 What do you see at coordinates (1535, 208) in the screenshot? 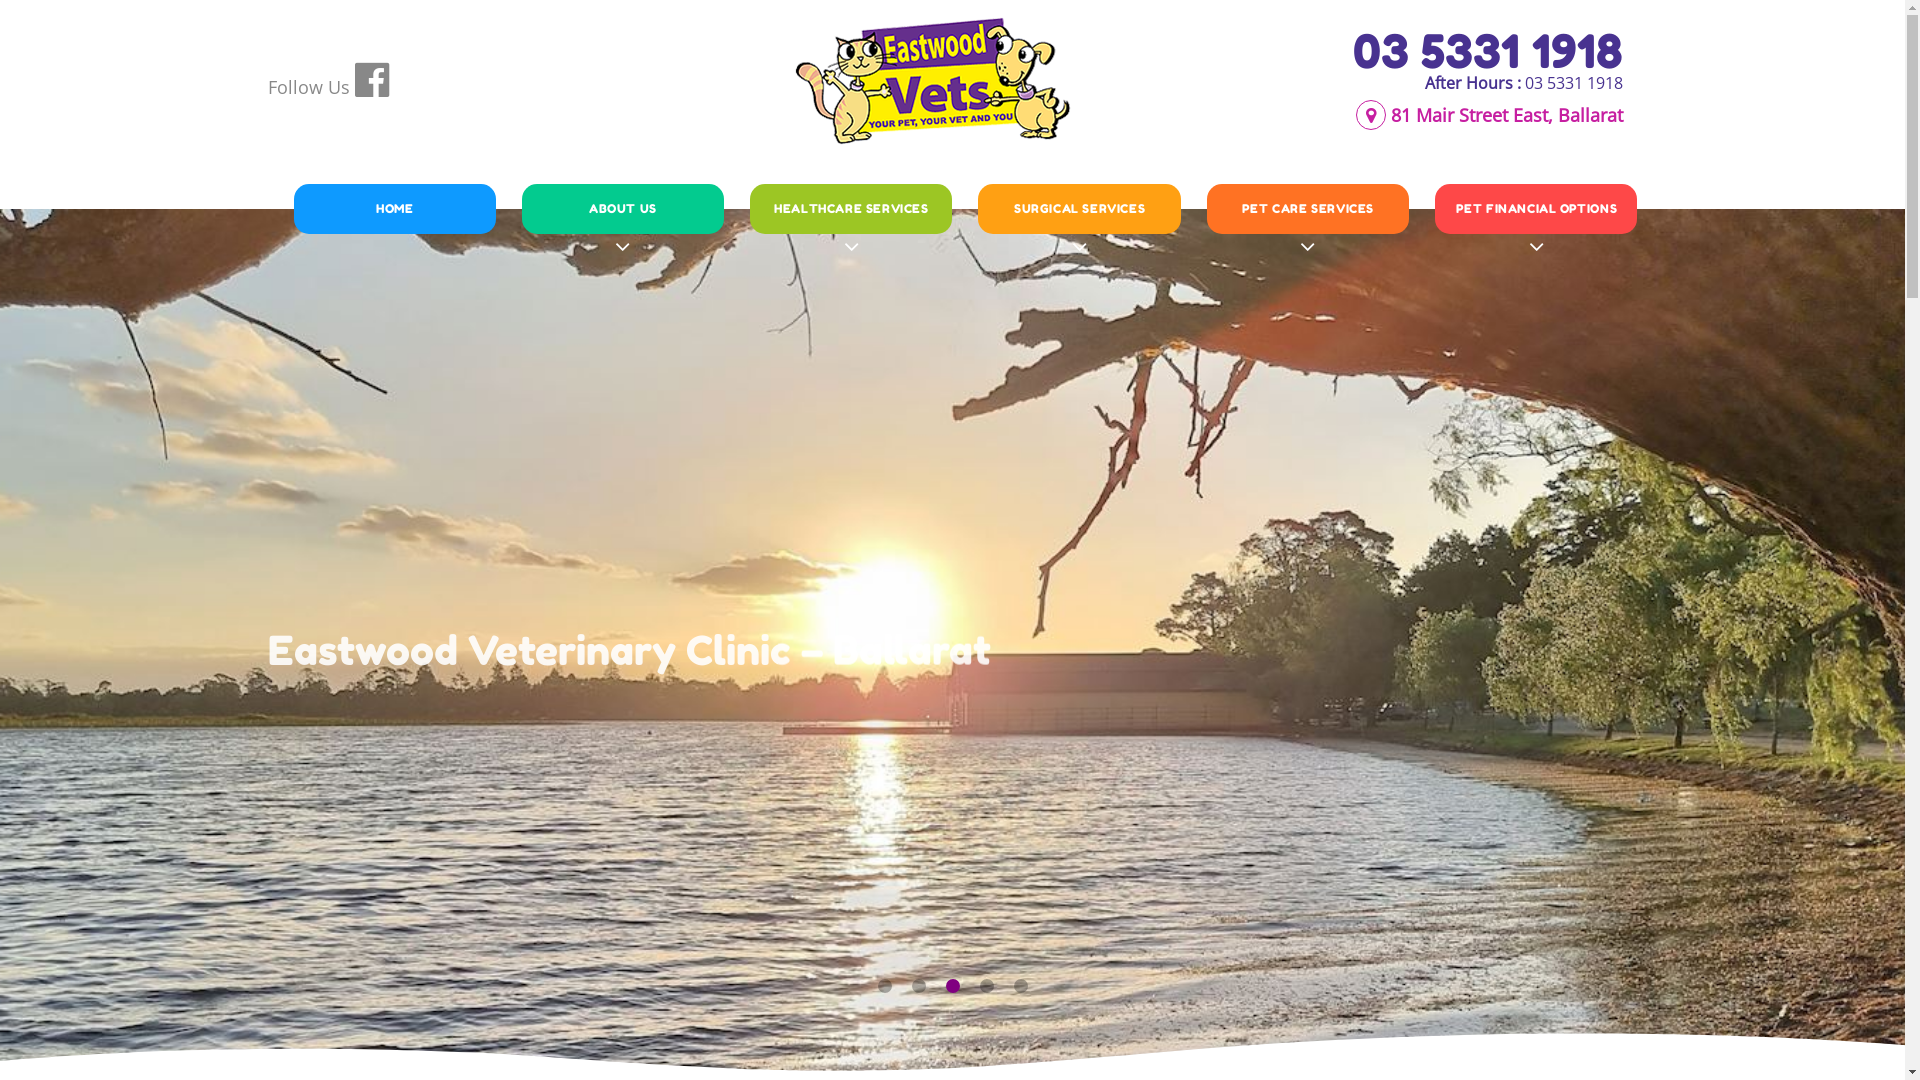
I see `'PET FINANCIAL OPTIONS'` at bounding box center [1535, 208].